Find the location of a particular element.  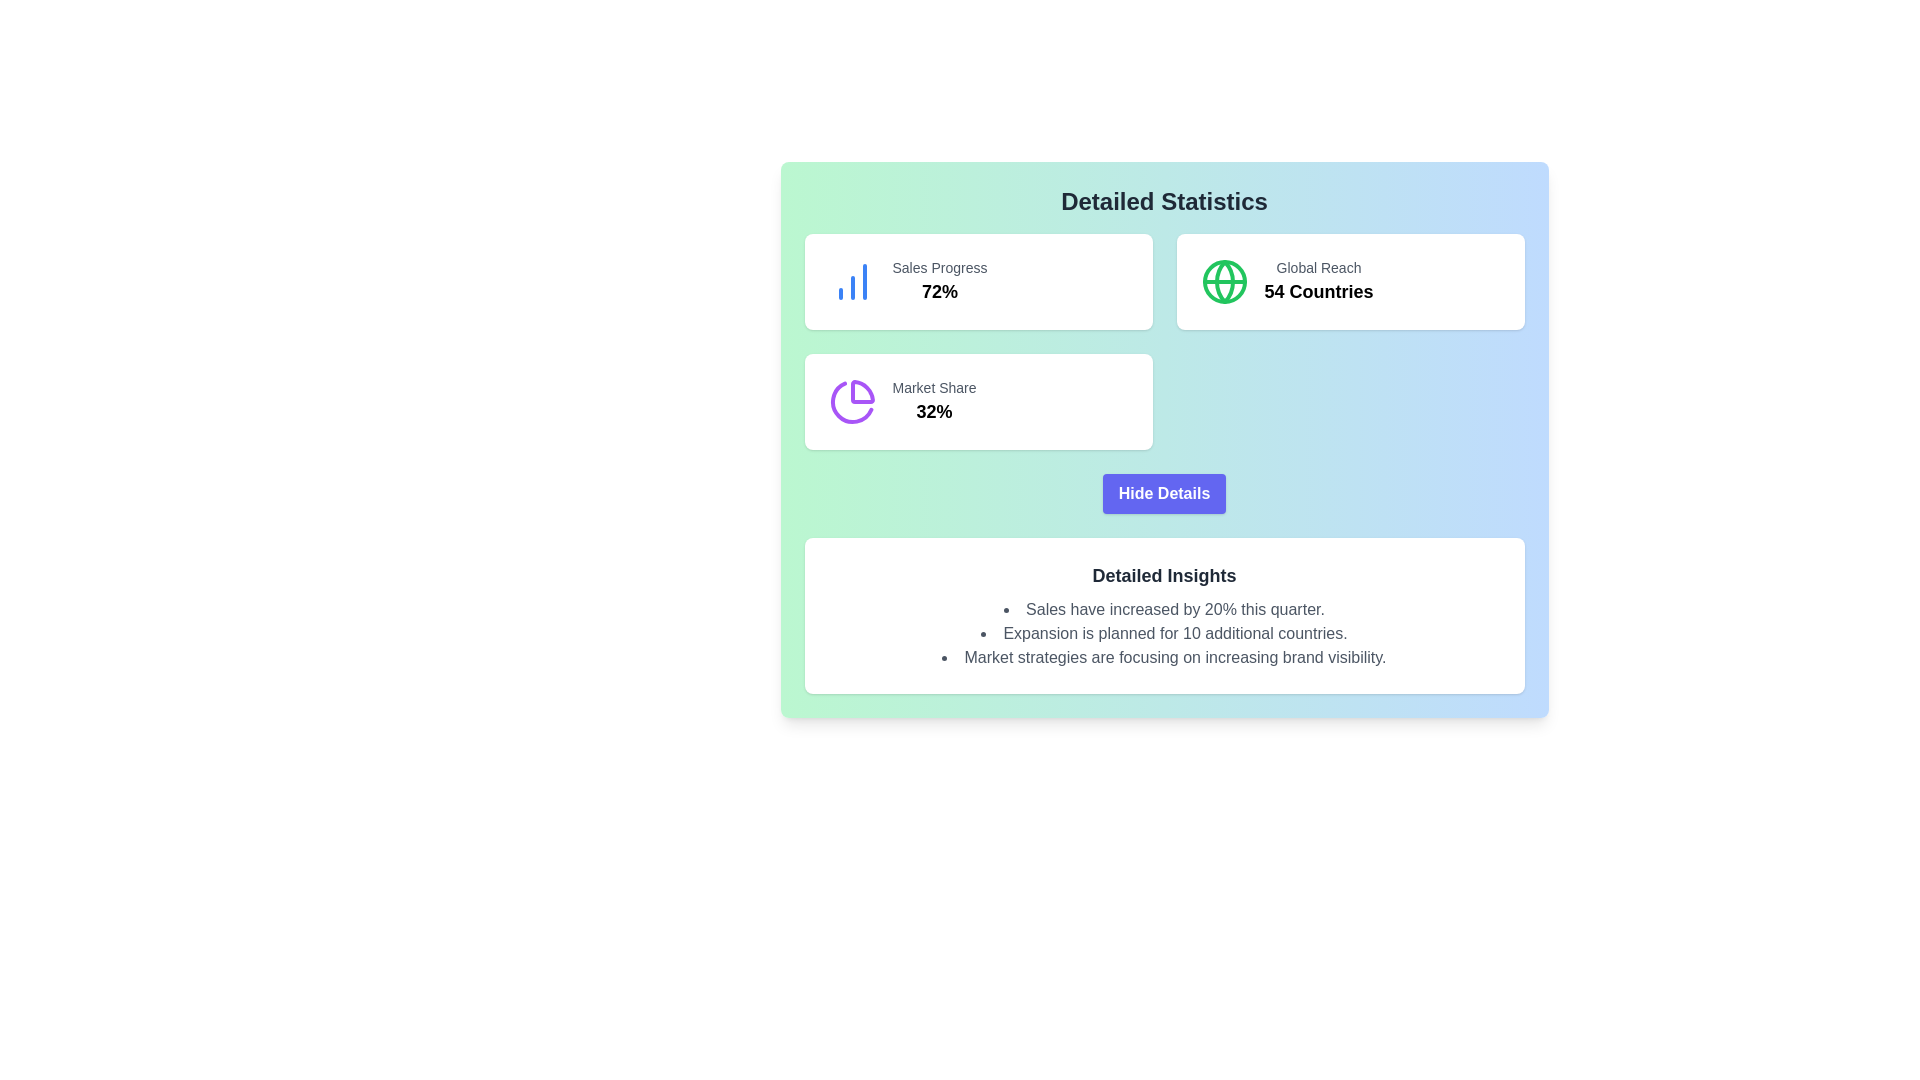

the 'Sales Progress' percentage value text label, which is centrally aligned below the 'Sales Progress' label in the upper-left quadrant of the interface is located at coordinates (939, 292).